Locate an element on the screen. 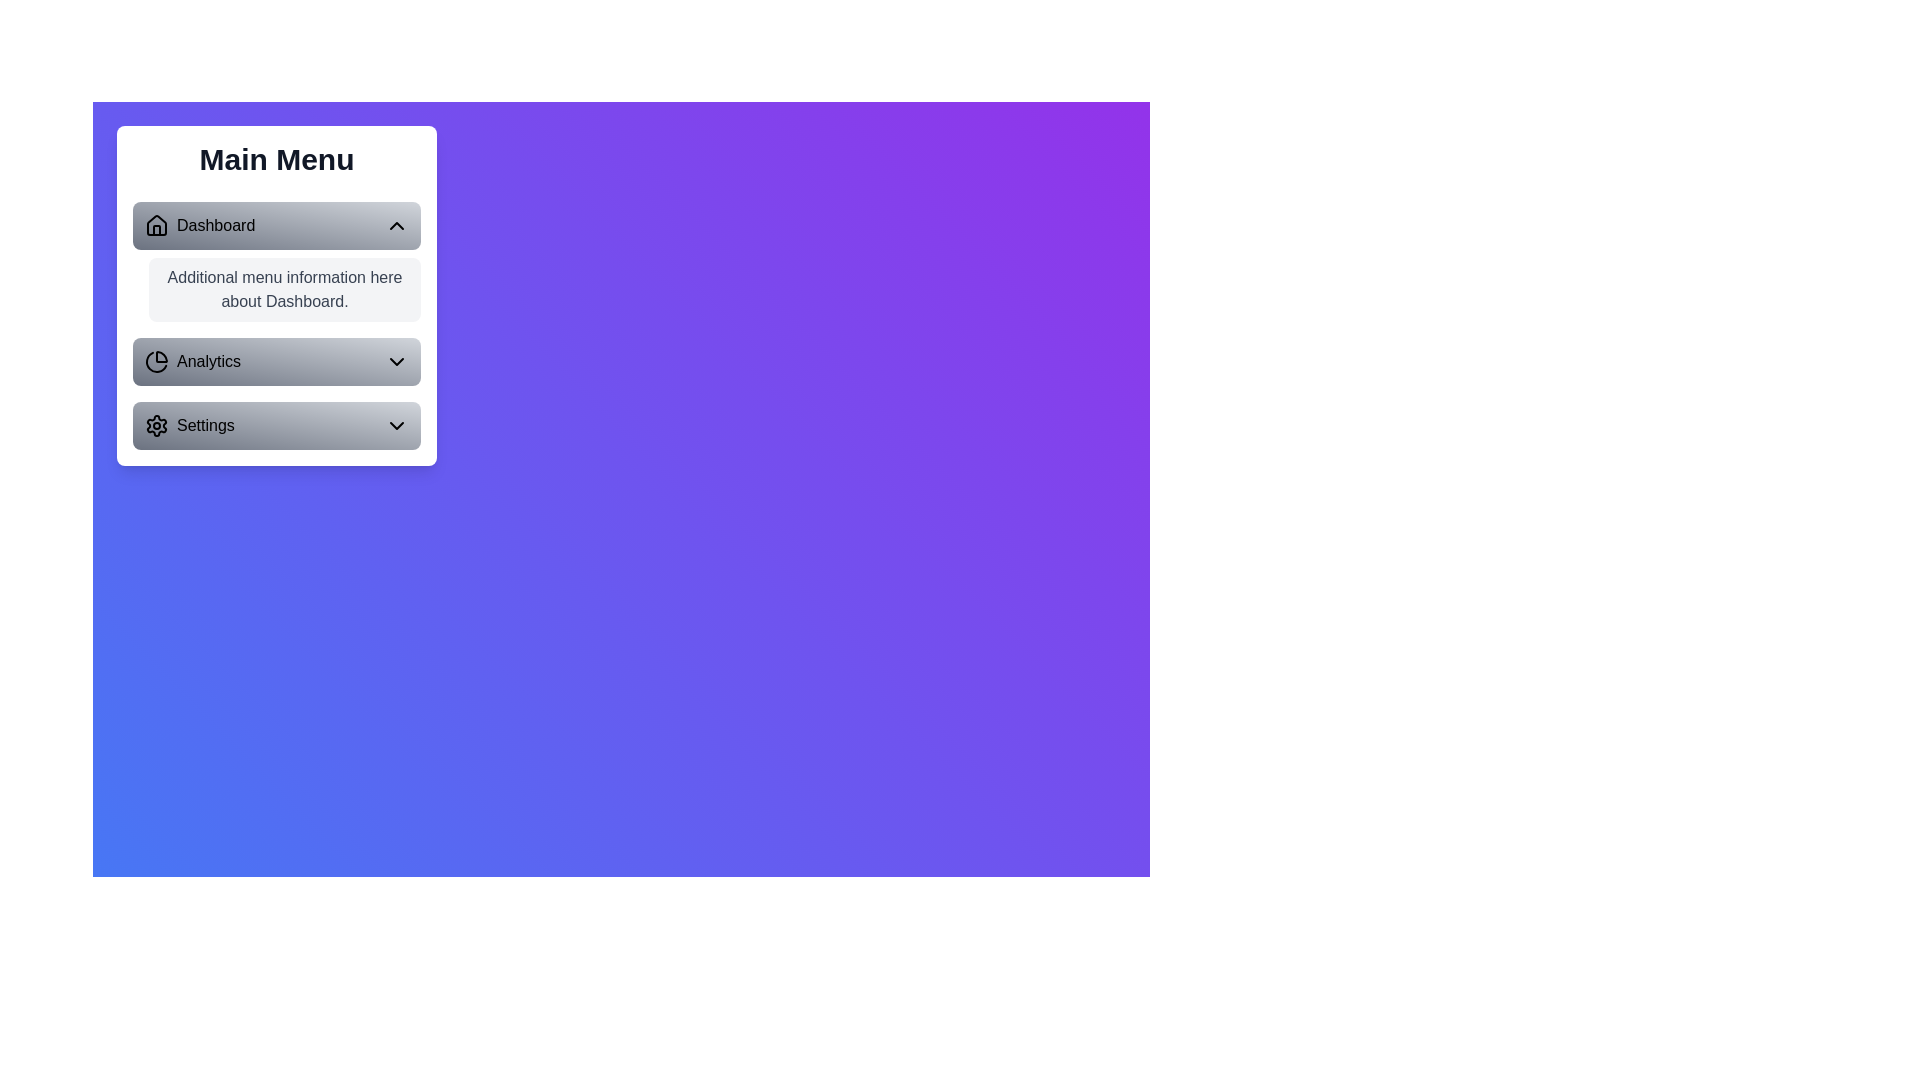  the 'Settings' text label, which is the third item in the menu located centrally in a purple background, to the right of the gear icon is located at coordinates (205, 424).